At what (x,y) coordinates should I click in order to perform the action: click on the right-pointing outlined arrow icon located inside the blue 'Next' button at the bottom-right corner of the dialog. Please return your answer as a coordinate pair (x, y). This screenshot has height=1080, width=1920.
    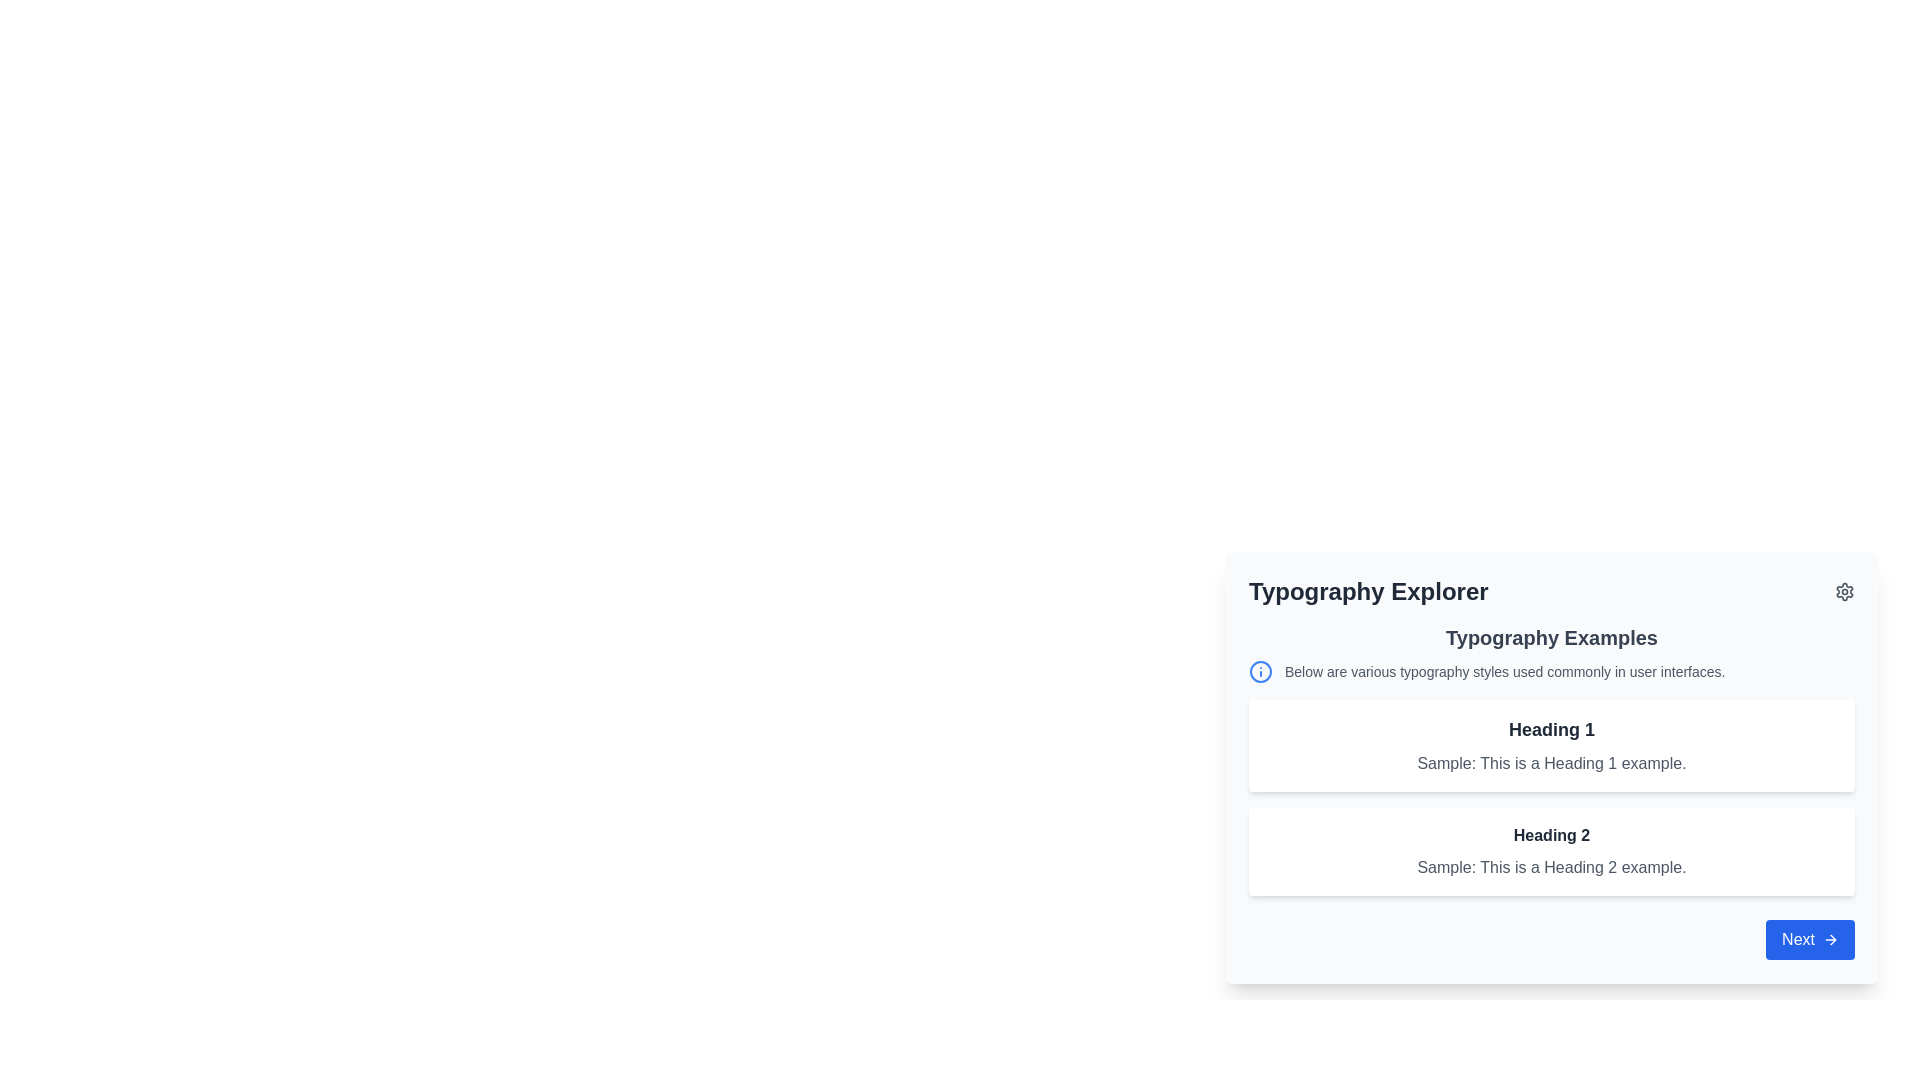
    Looking at the image, I should click on (1830, 940).